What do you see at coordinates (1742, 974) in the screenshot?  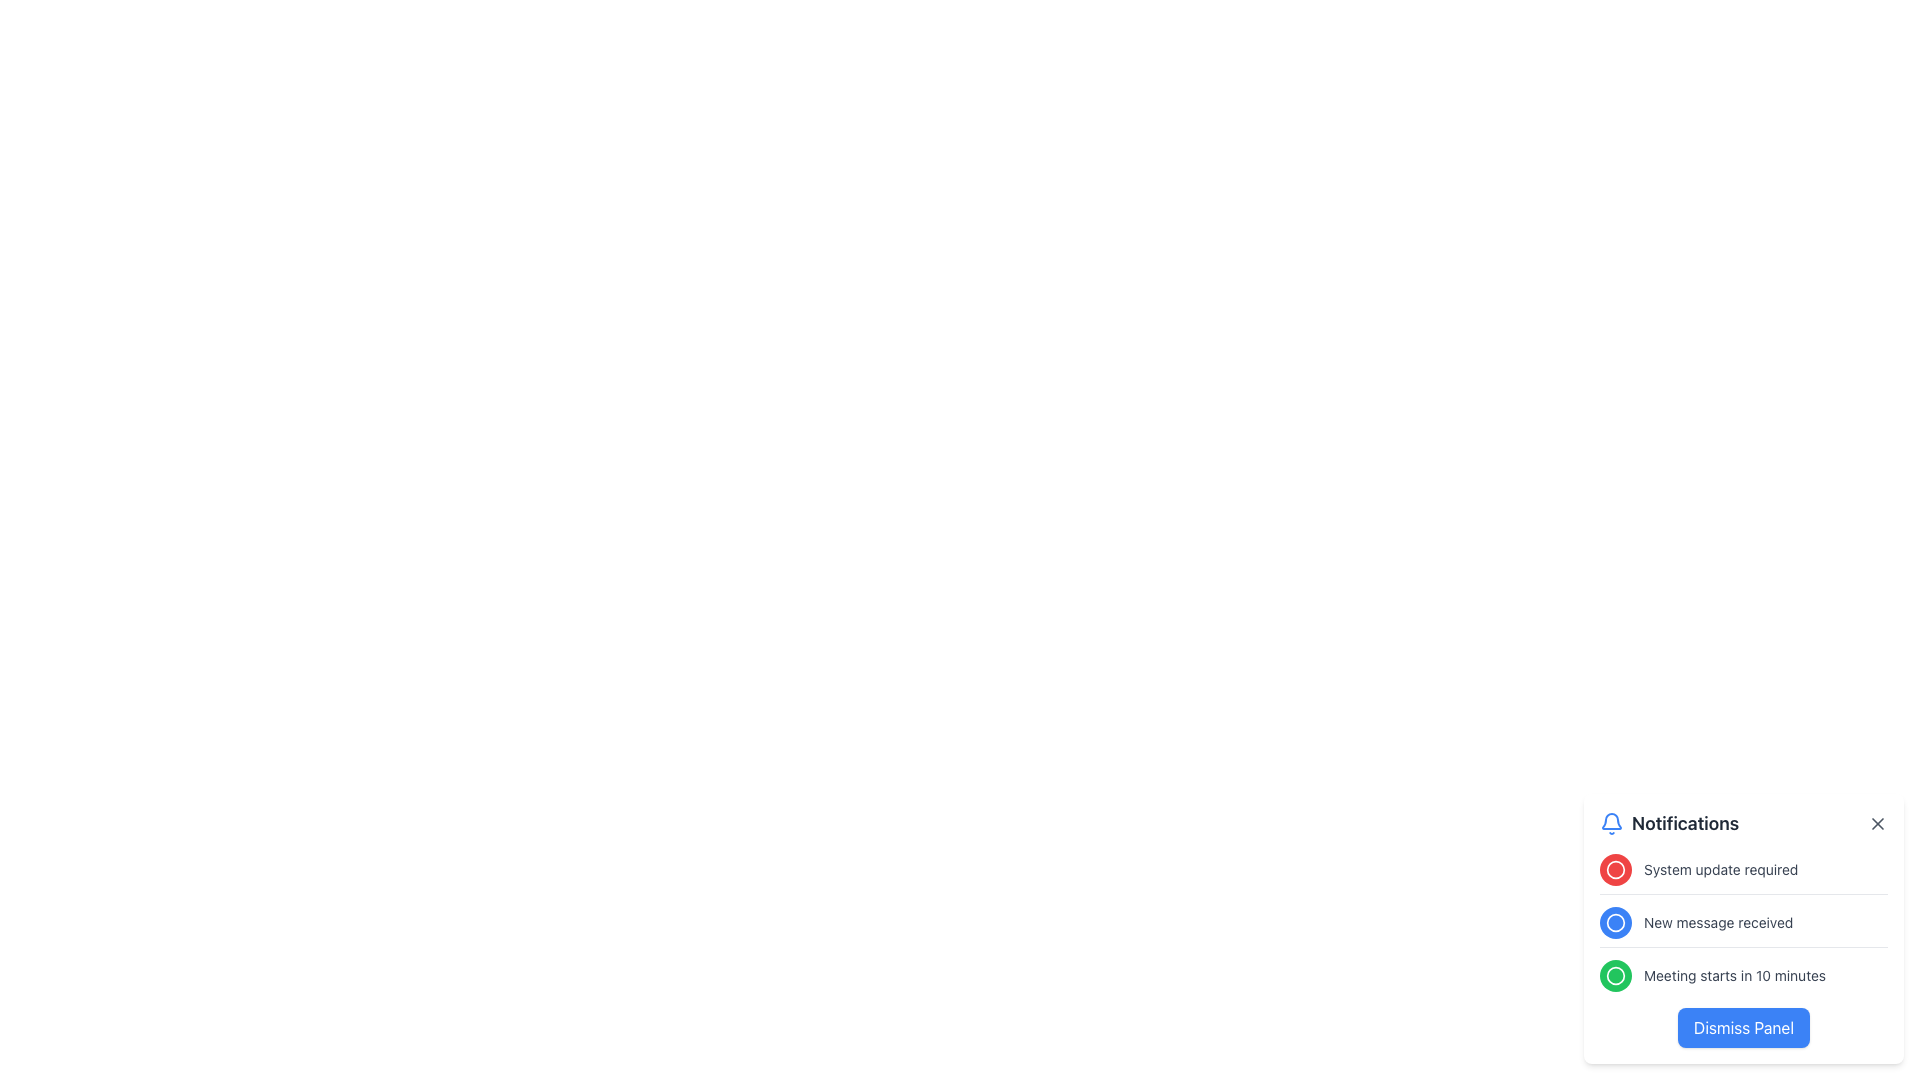 I see `details of the third notification in the list located in the bottom-right corner of the interface, positioned between 'New message received' and the 'Dismiss Panel' button` at bounding box center [1742, 974].